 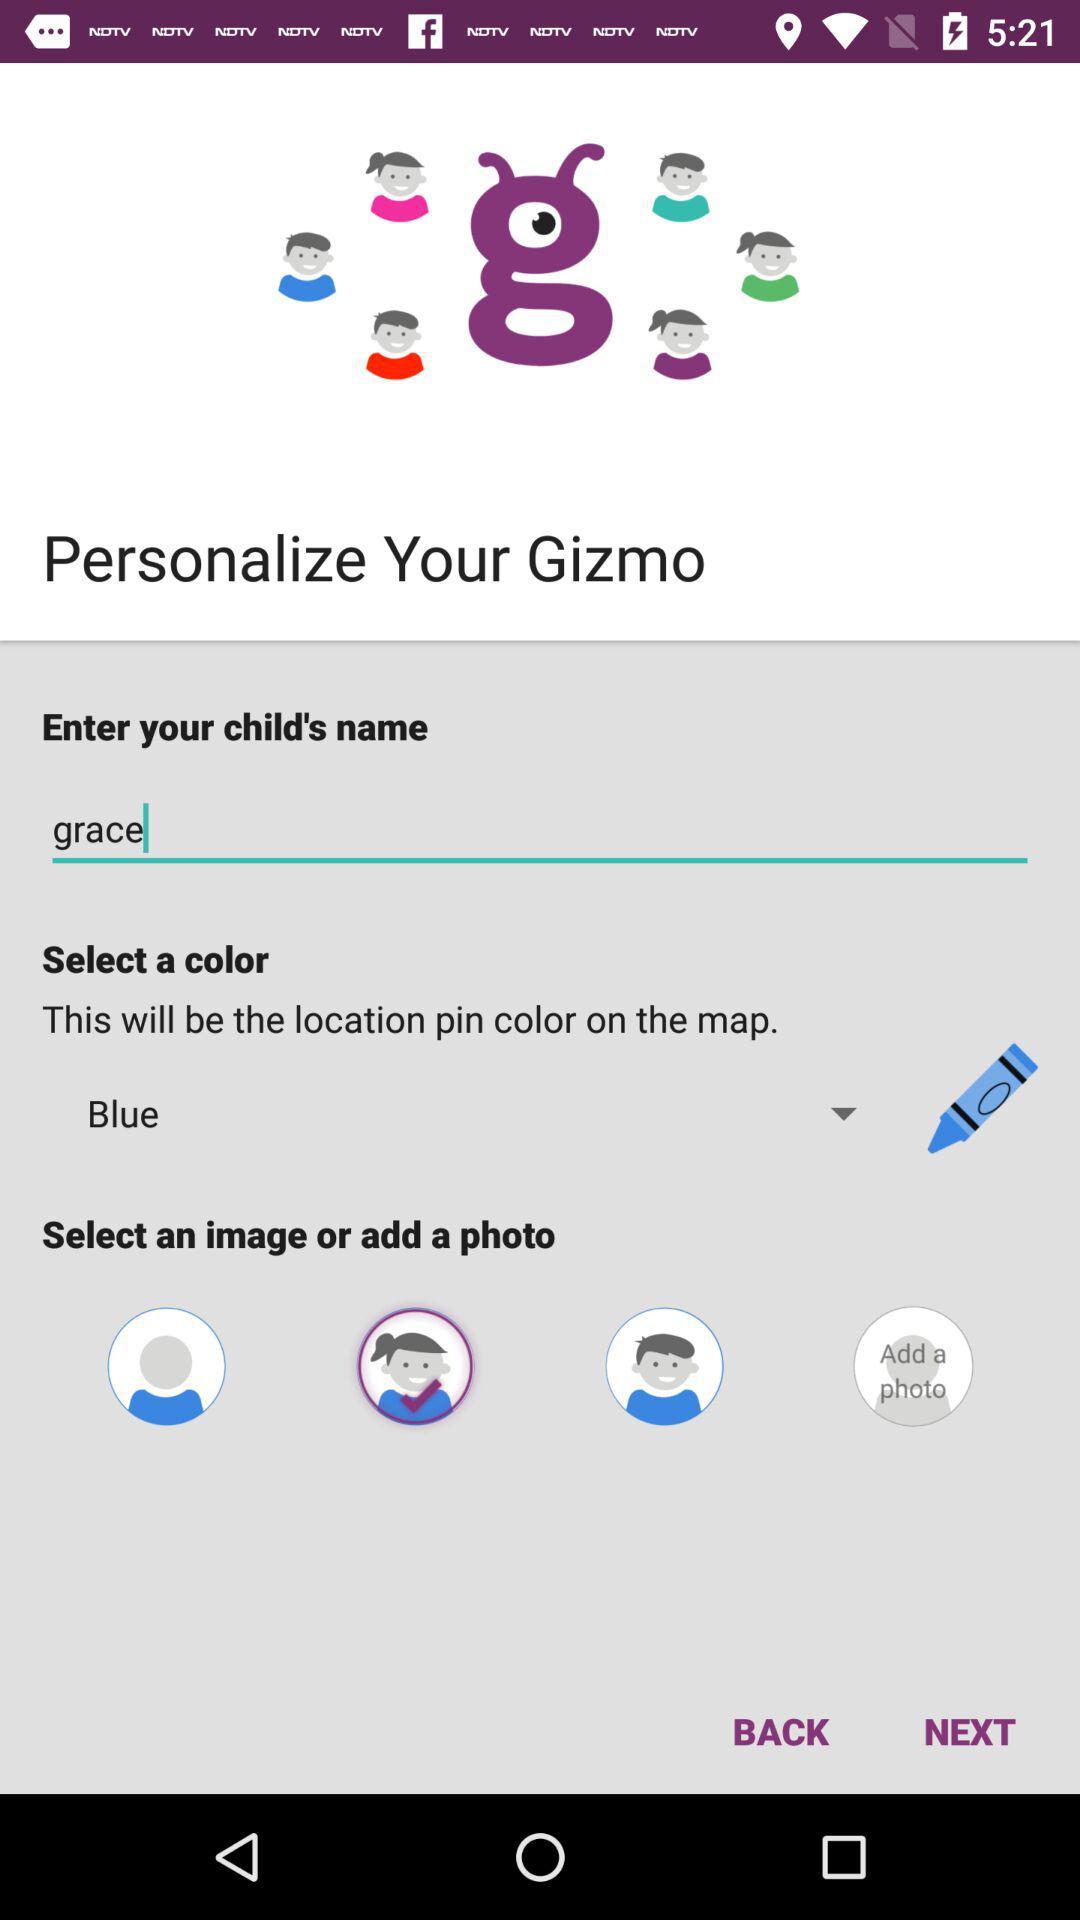 I want to click on contact, so click(x=165, y=1365).